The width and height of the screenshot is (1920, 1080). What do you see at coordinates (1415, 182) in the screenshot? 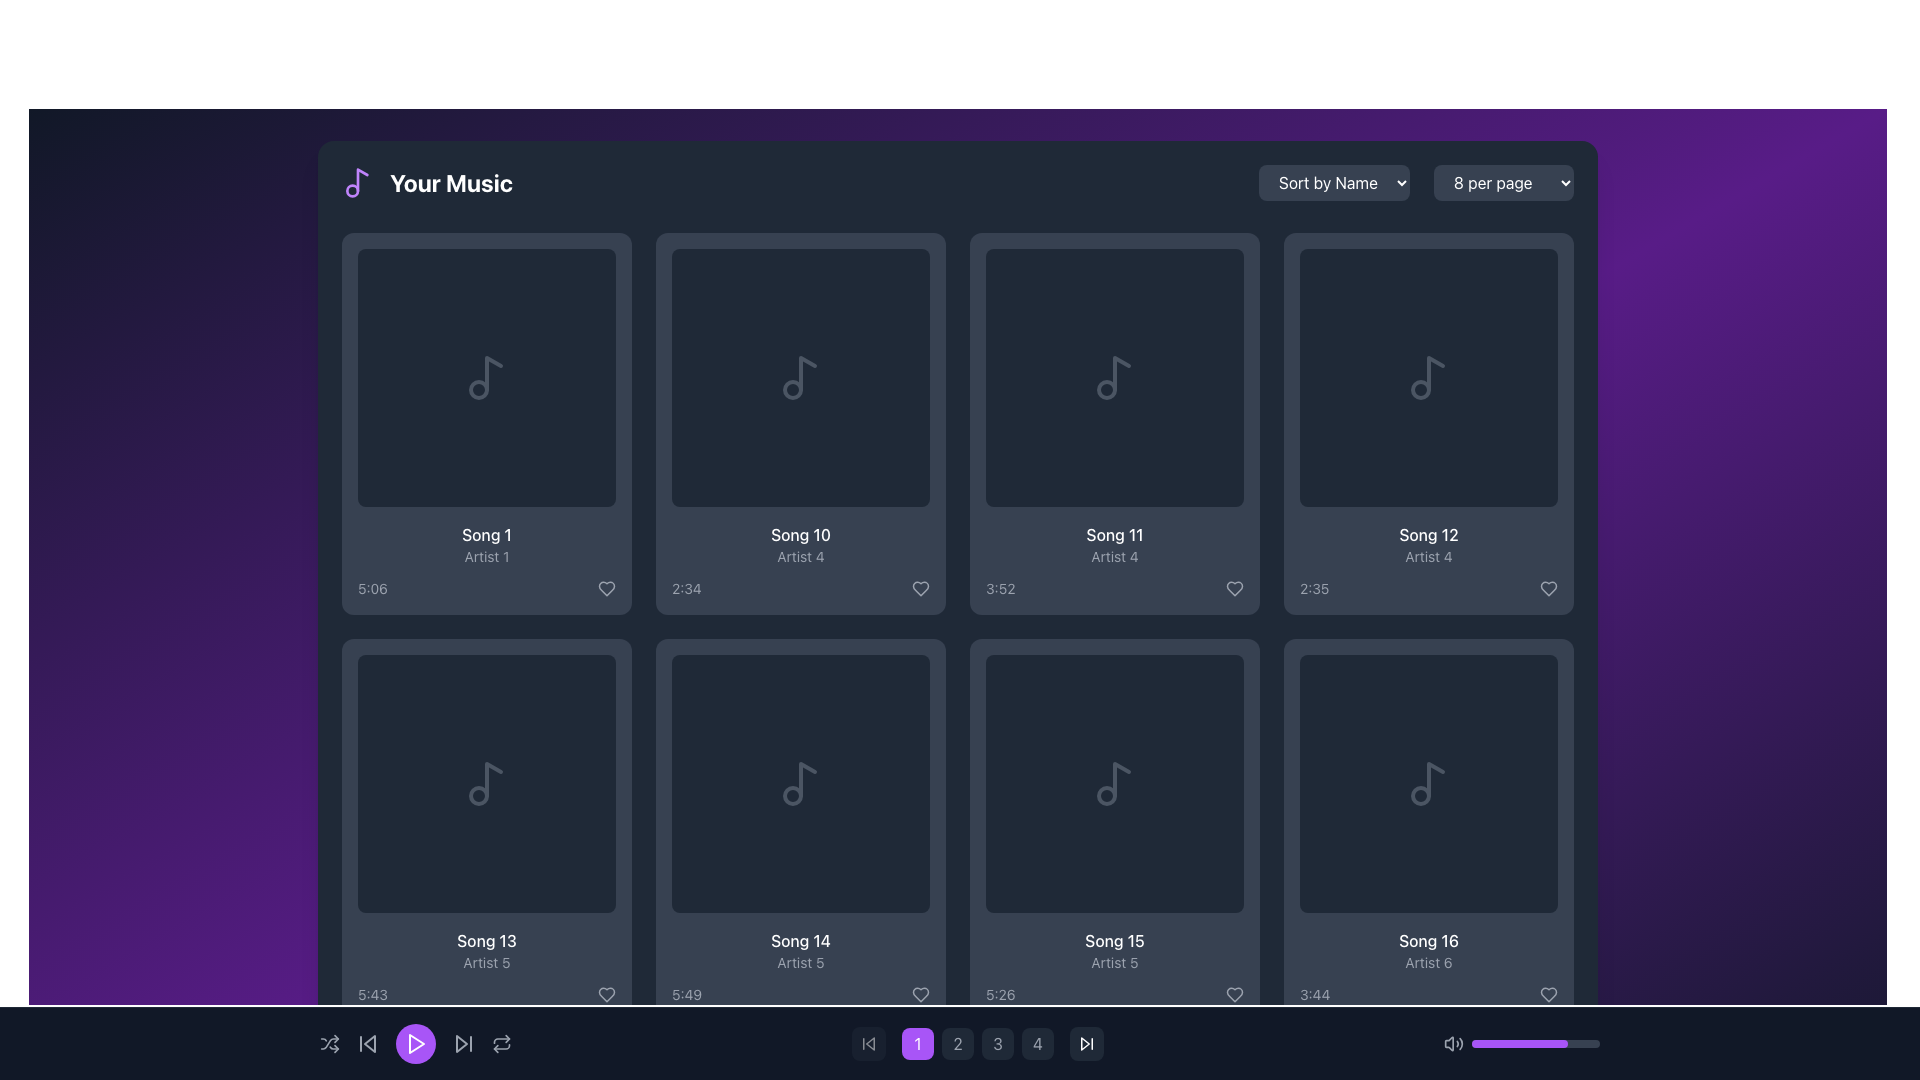
I see `the composite component for sorting and pagination settings located at the top-right corner of the 'Your Music' grid by using the keyboard for navigation` at bounding box center [1415, 182].